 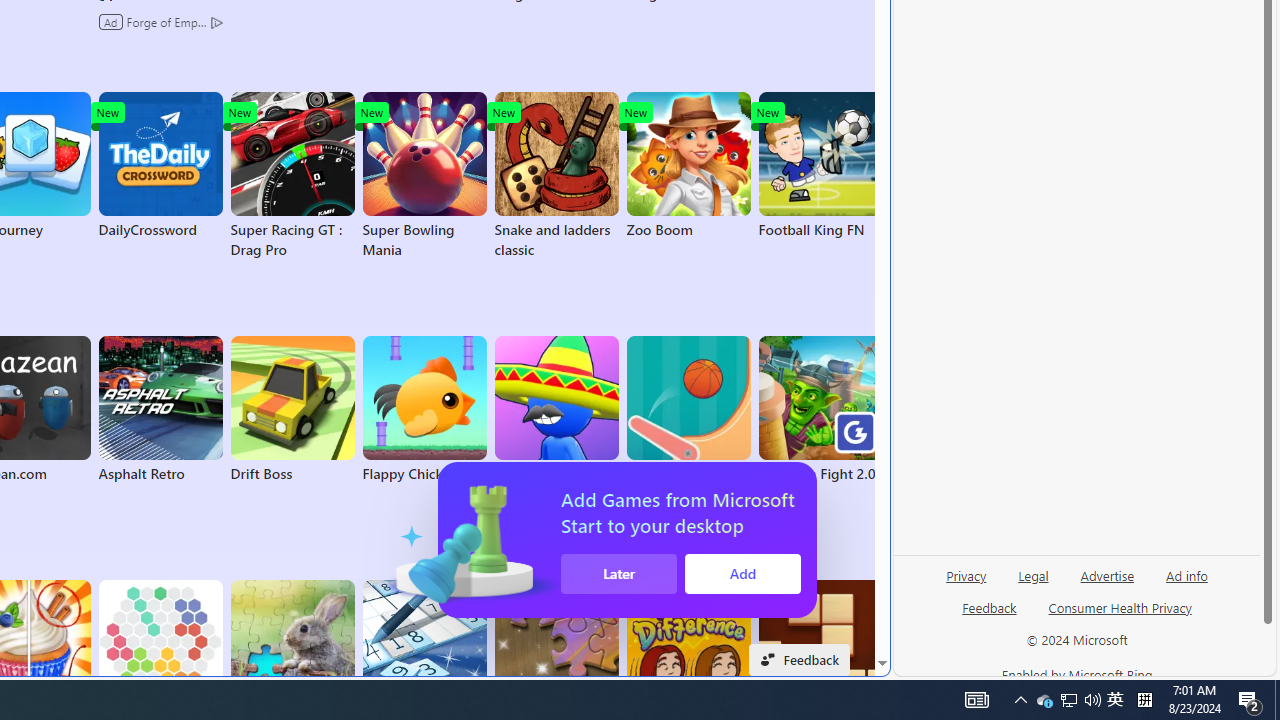 I want to click on 'Consumer Health Privacy', so click(x=1120, y=614).